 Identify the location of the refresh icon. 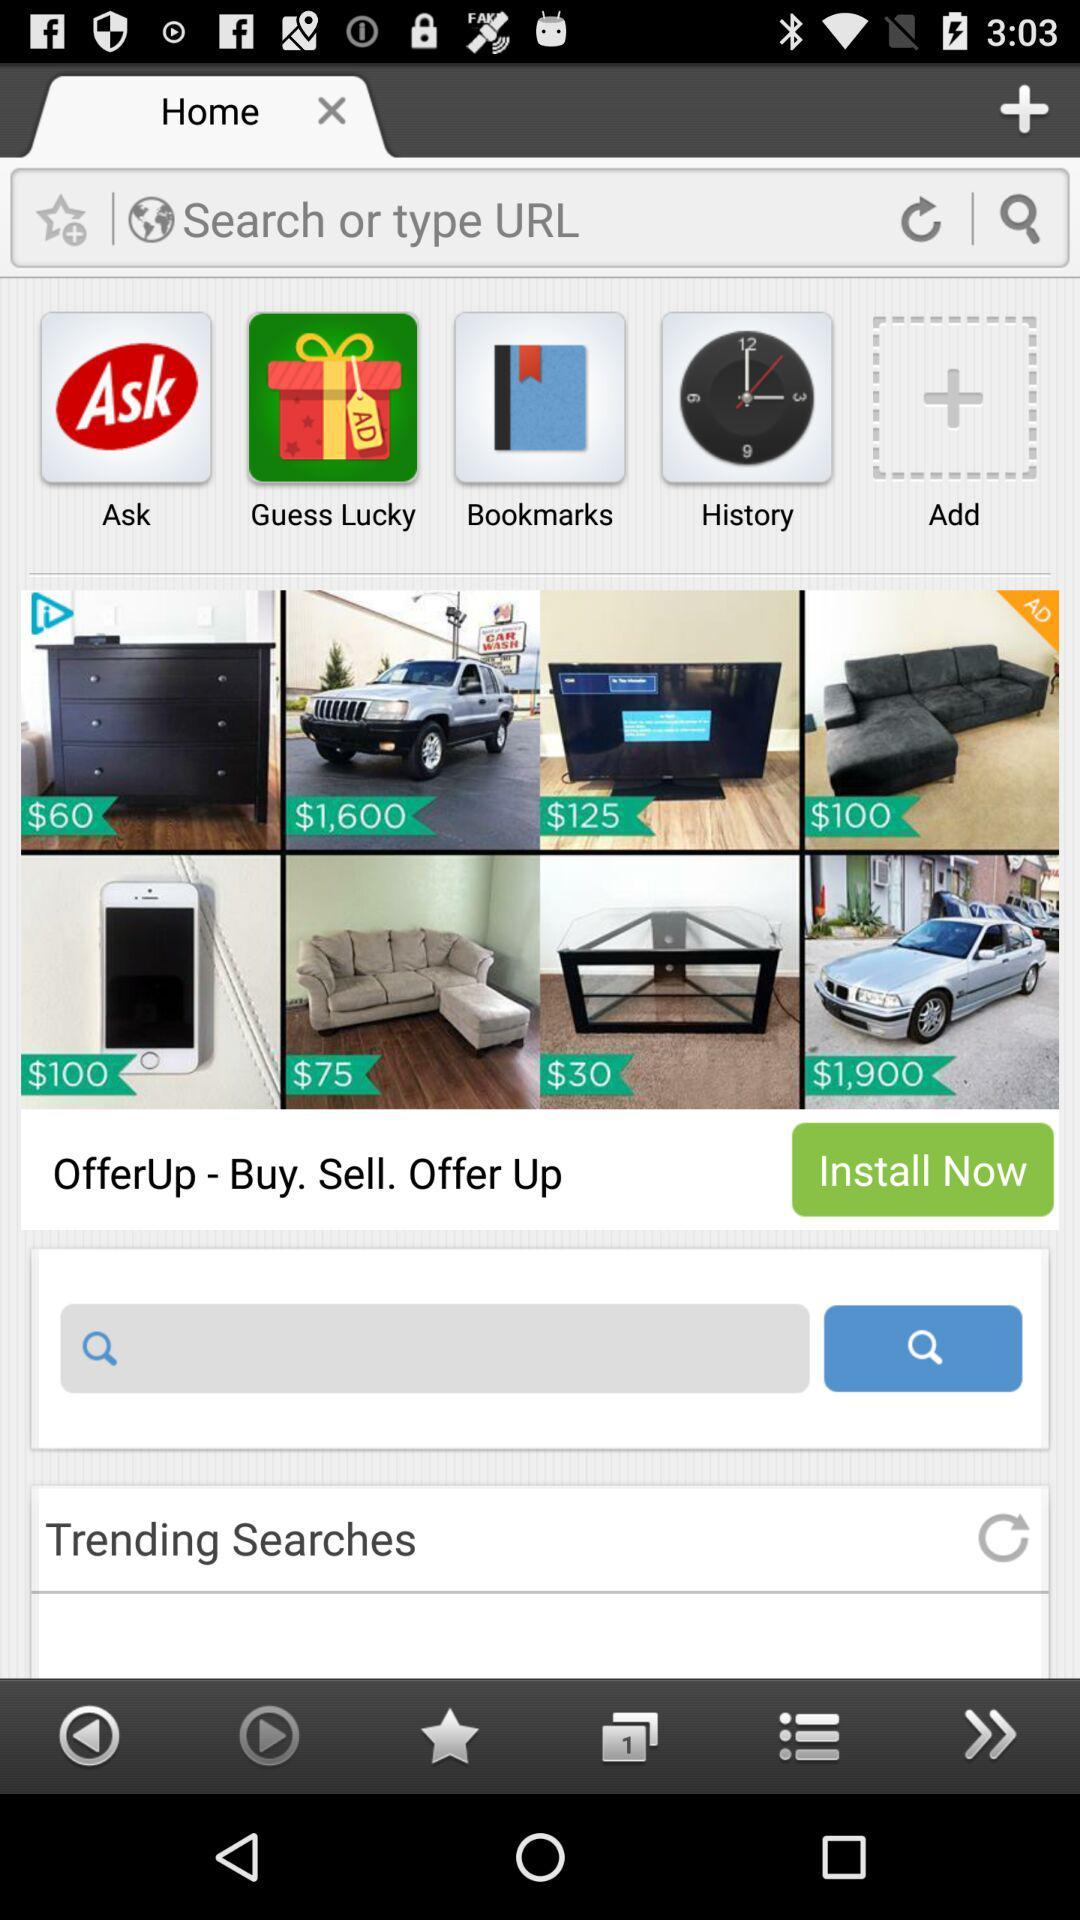
(1003, 1646).